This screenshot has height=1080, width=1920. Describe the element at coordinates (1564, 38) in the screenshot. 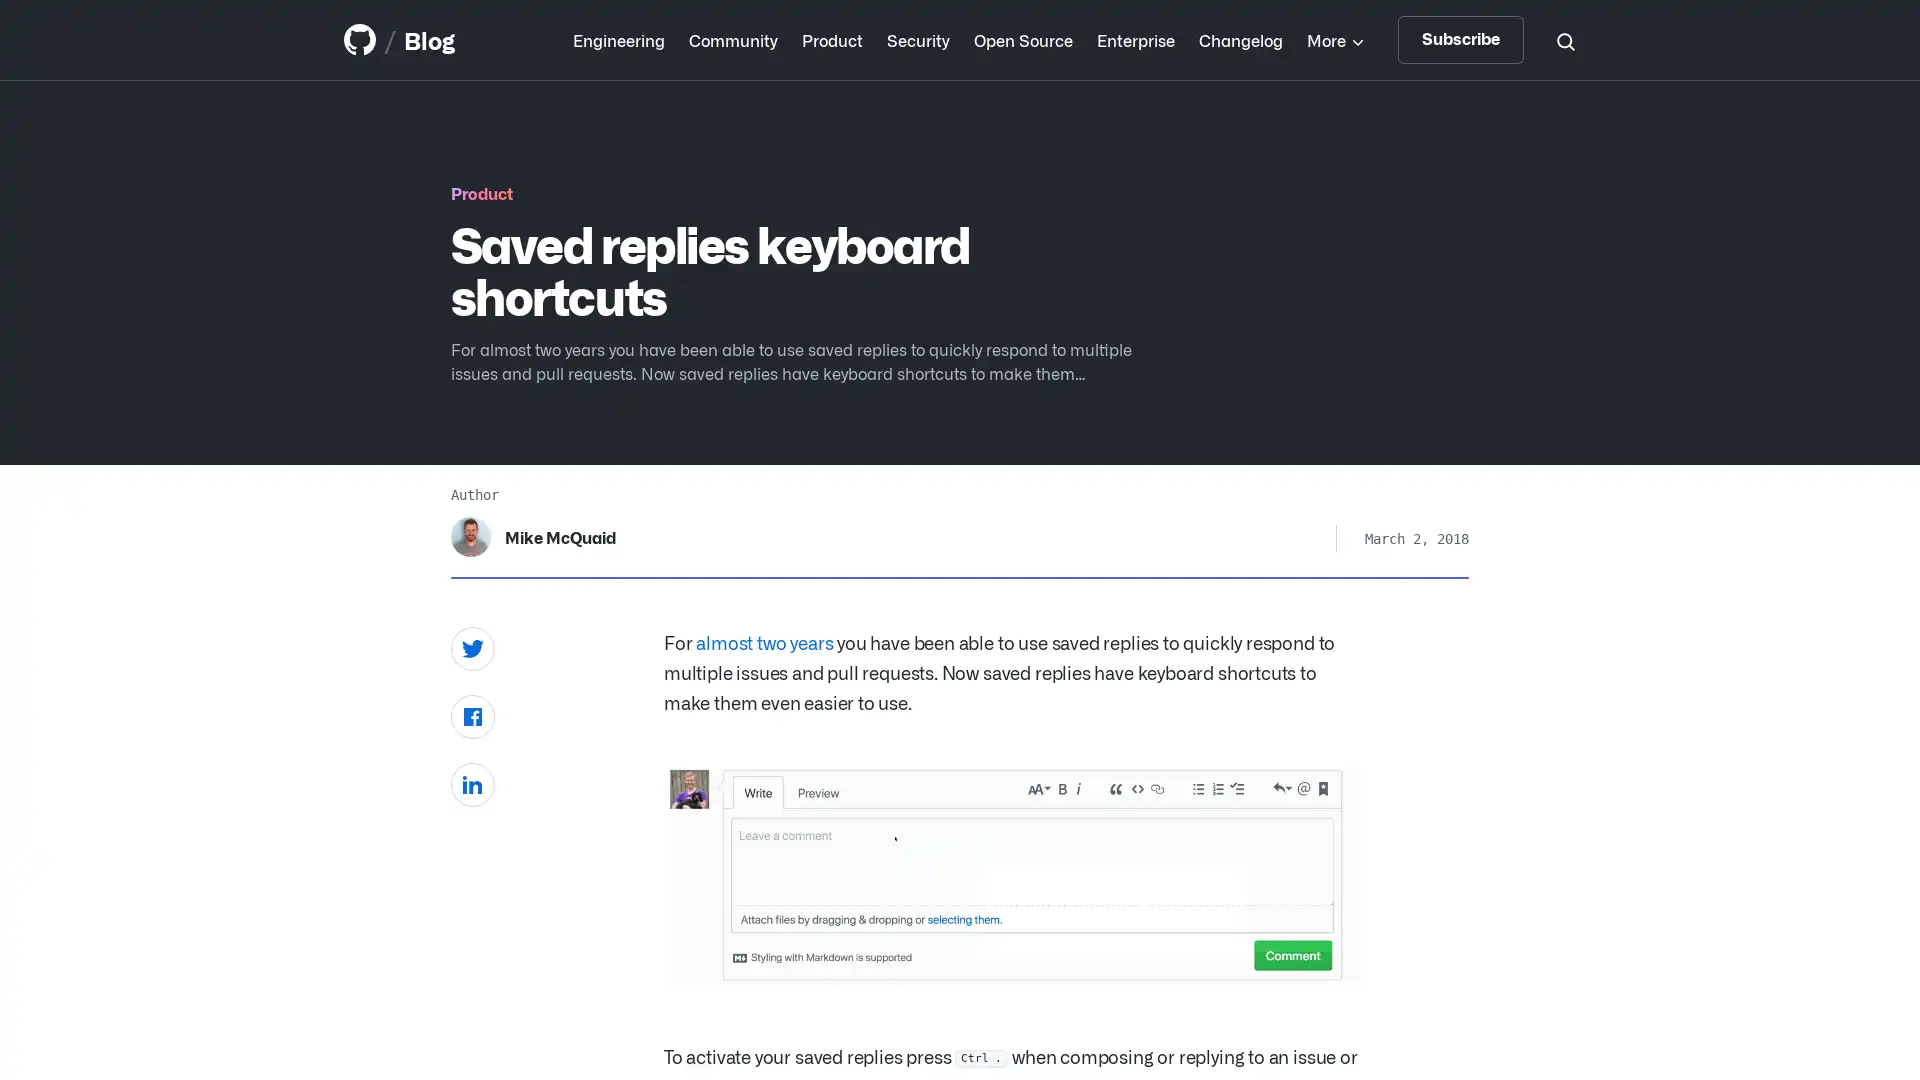

I see `Search toggle` at that location.